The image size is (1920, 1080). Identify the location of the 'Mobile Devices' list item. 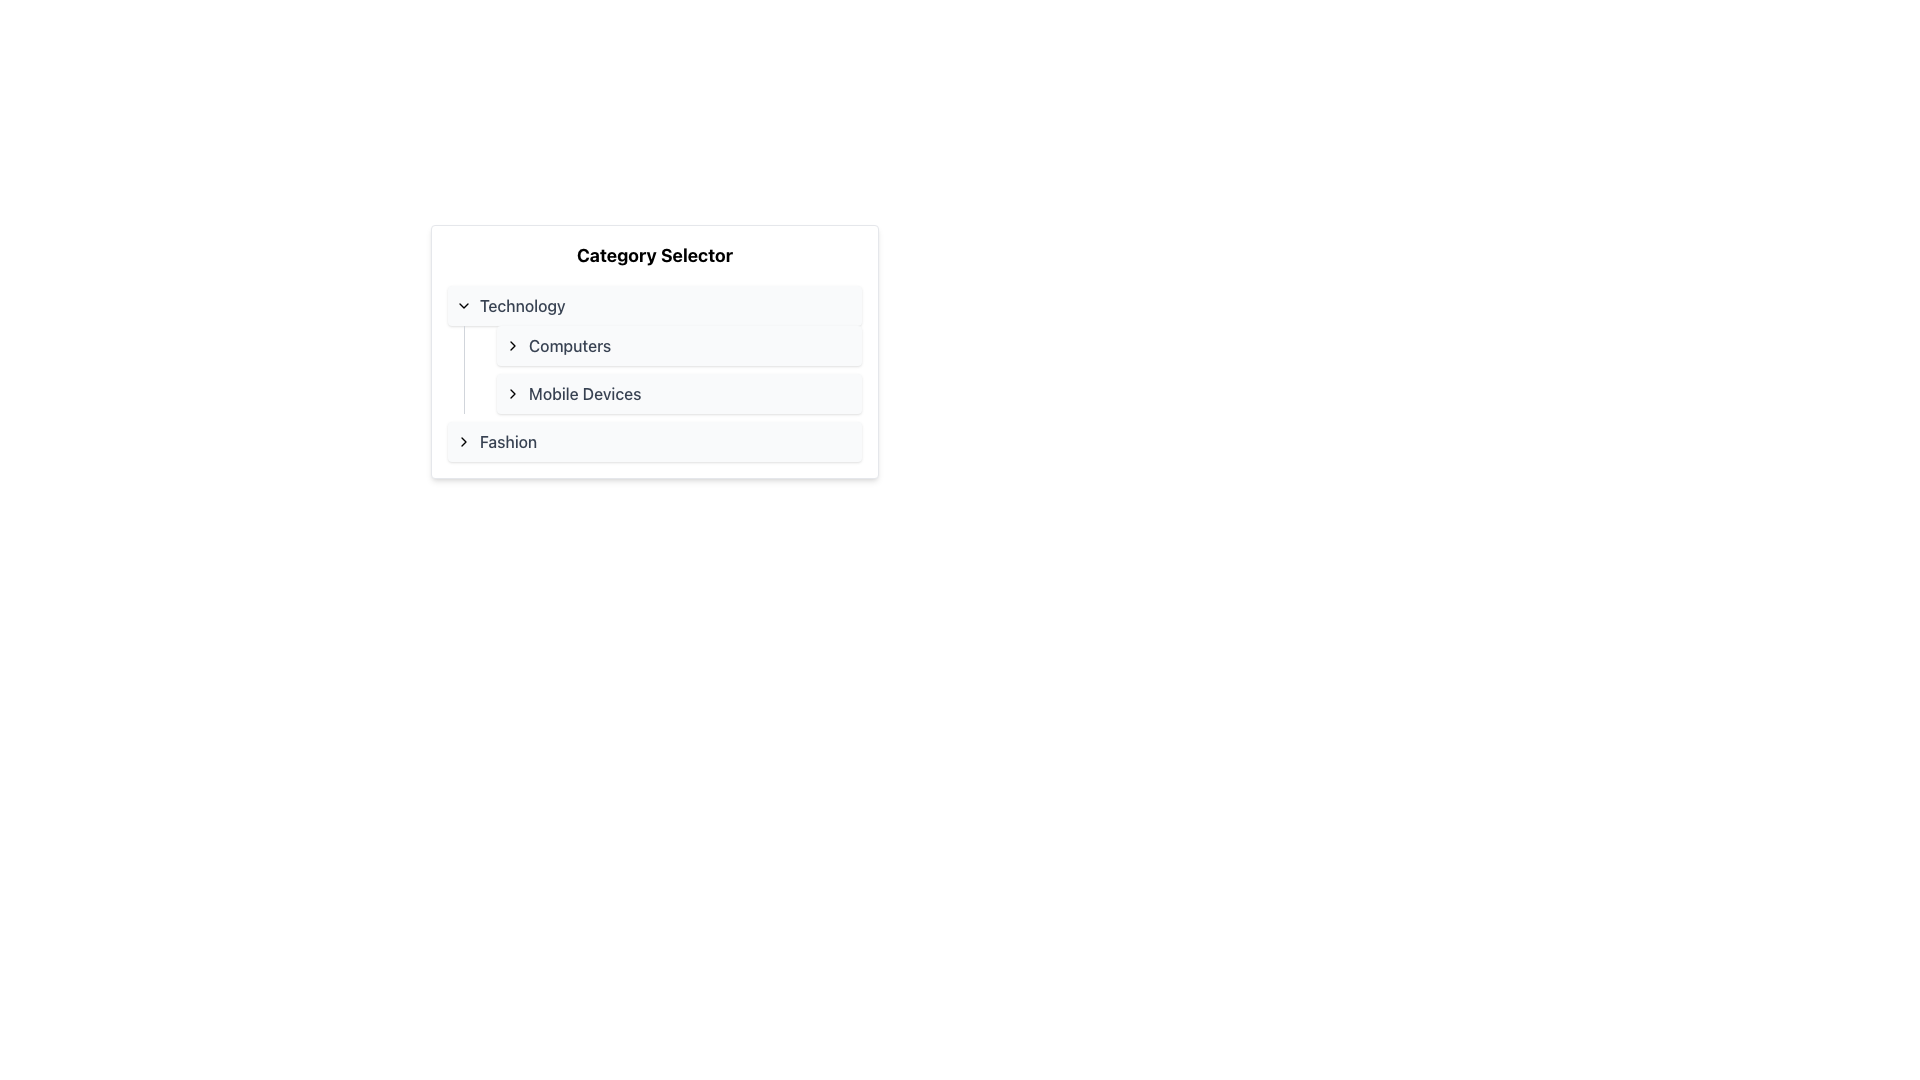
(654, 374).